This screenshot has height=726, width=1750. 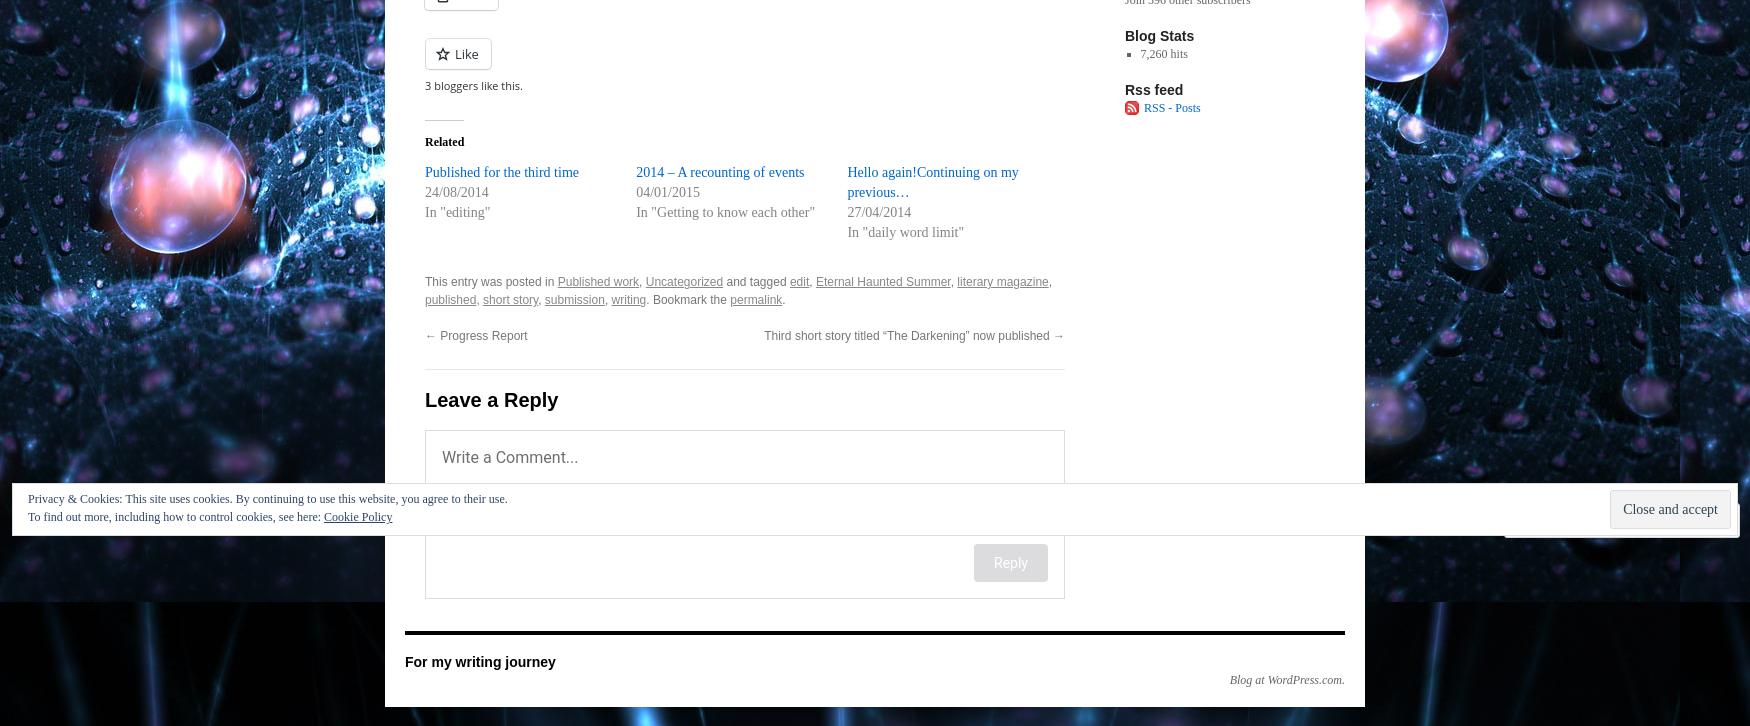 What do you see at coordinates (450, 298) in the screenshot?
I see `'published'` at bounding box center [450, 298].